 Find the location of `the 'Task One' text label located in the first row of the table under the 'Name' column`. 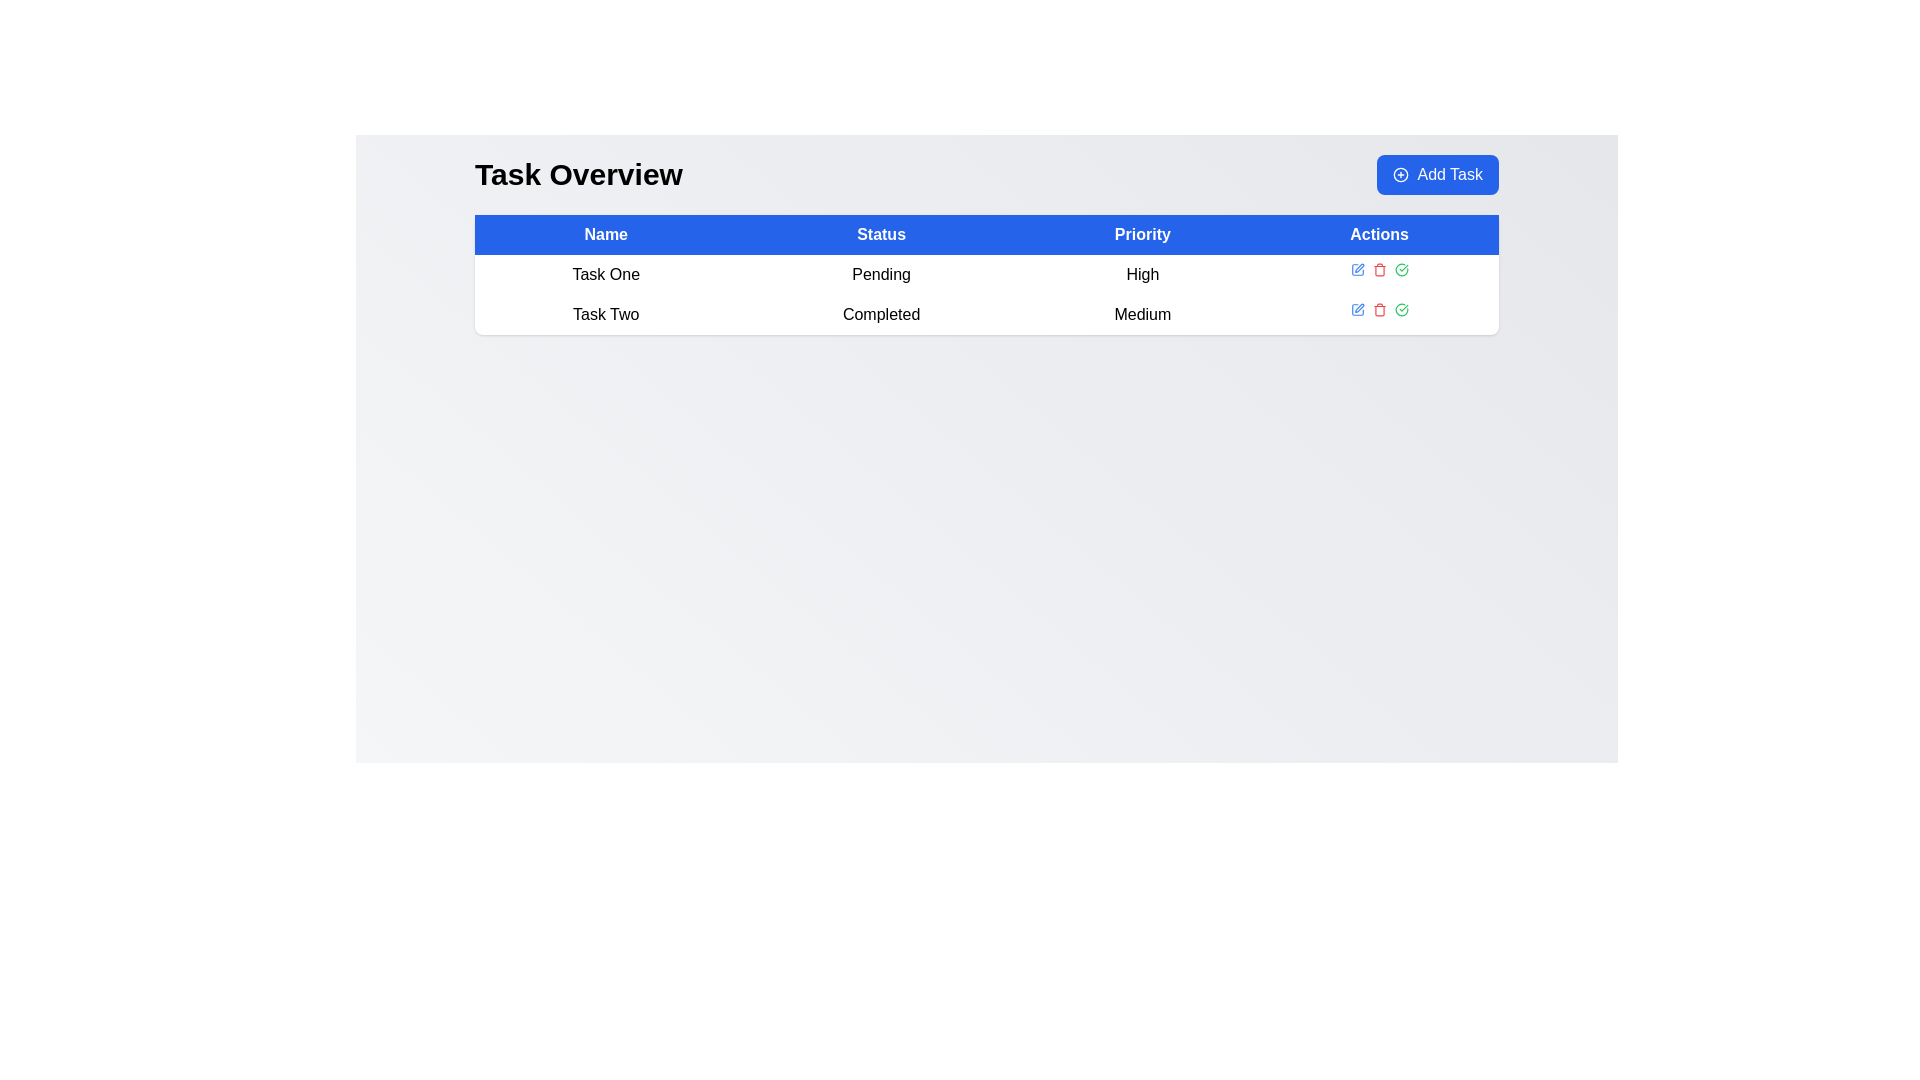

the 'Task One' text label located in the first row of the table under the 'Name' column is located at coordinates (605, 274).